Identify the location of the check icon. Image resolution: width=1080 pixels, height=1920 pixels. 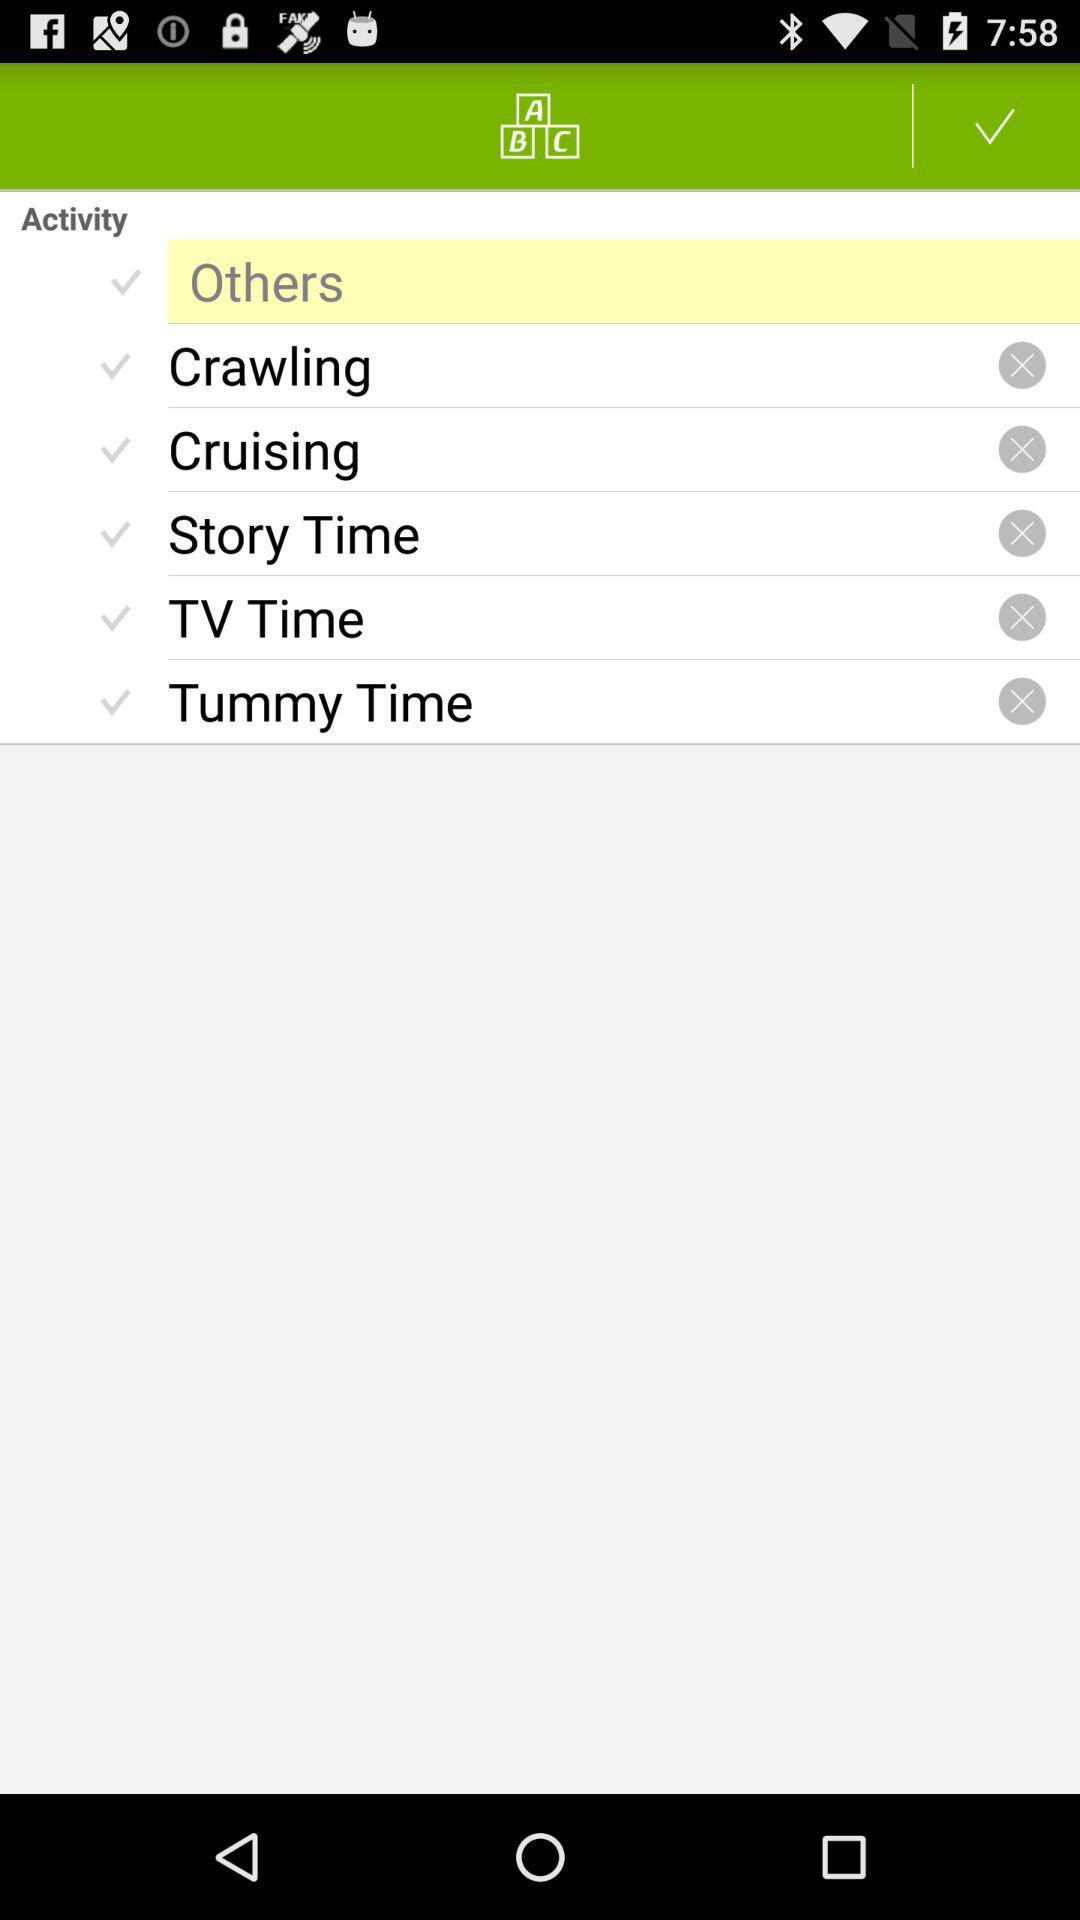
(995, 133).